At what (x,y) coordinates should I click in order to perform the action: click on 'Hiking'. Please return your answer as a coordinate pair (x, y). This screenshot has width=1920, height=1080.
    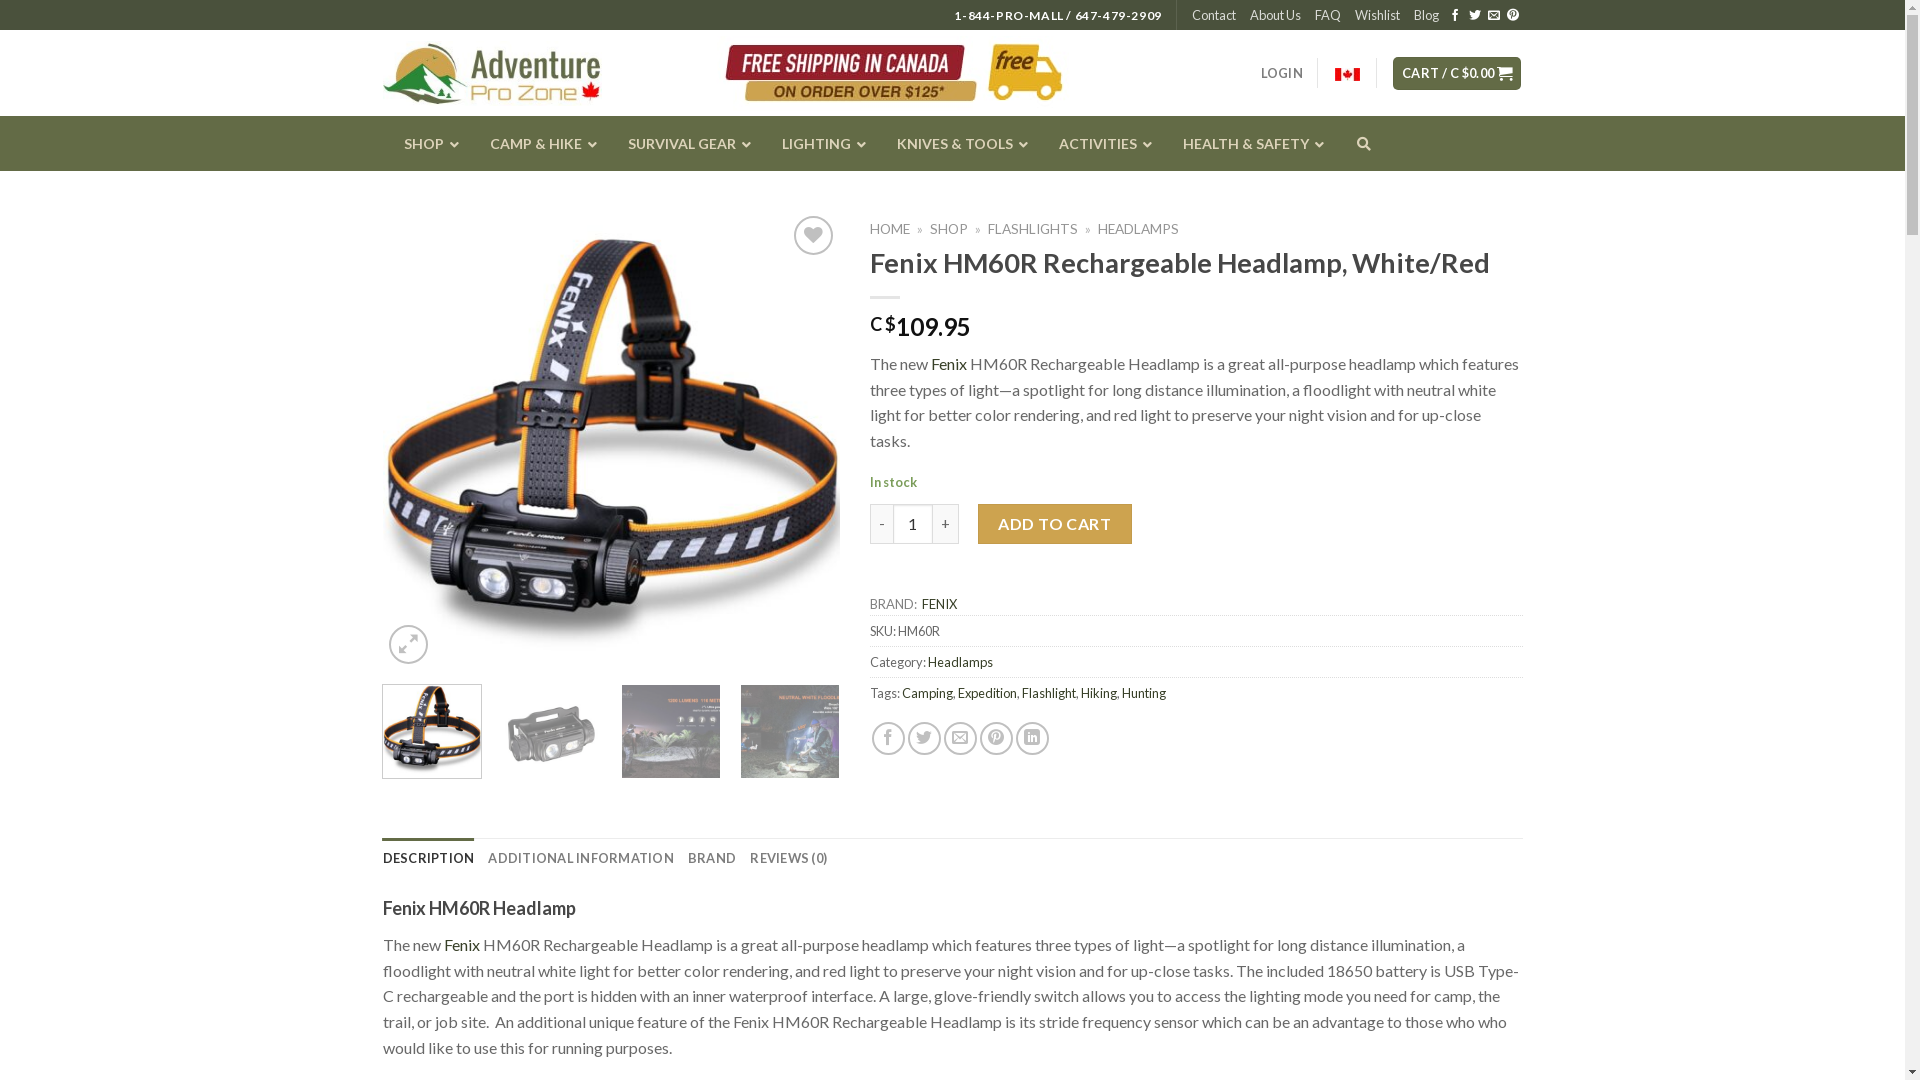
    Looking at the image, I should click on (1098, 692).